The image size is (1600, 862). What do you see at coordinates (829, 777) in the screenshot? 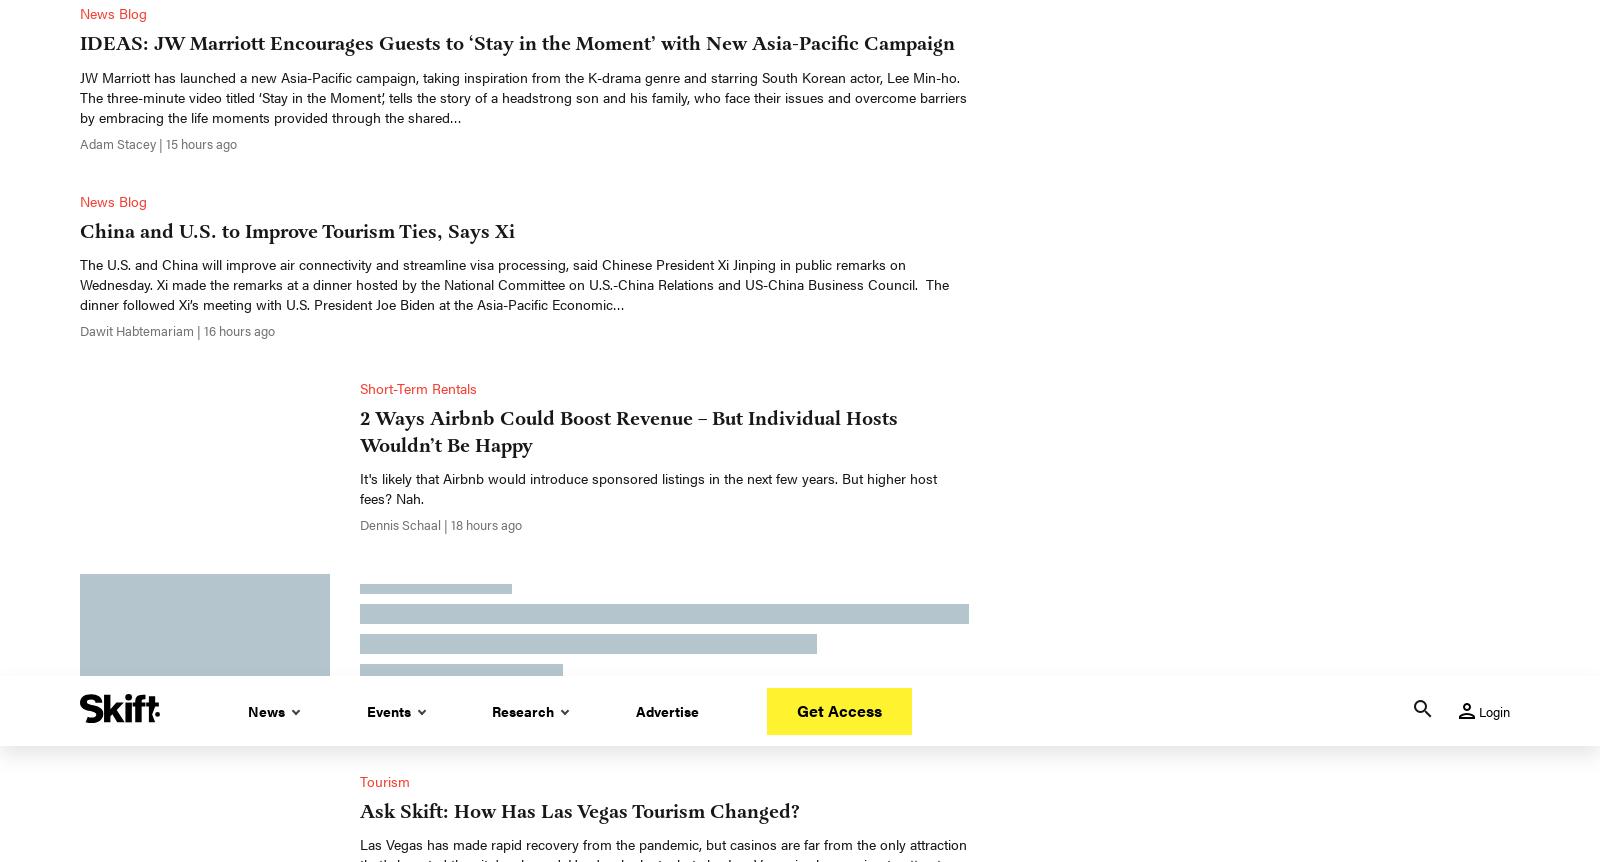
I see `'Facebook'` at bounding box center [829, 777].